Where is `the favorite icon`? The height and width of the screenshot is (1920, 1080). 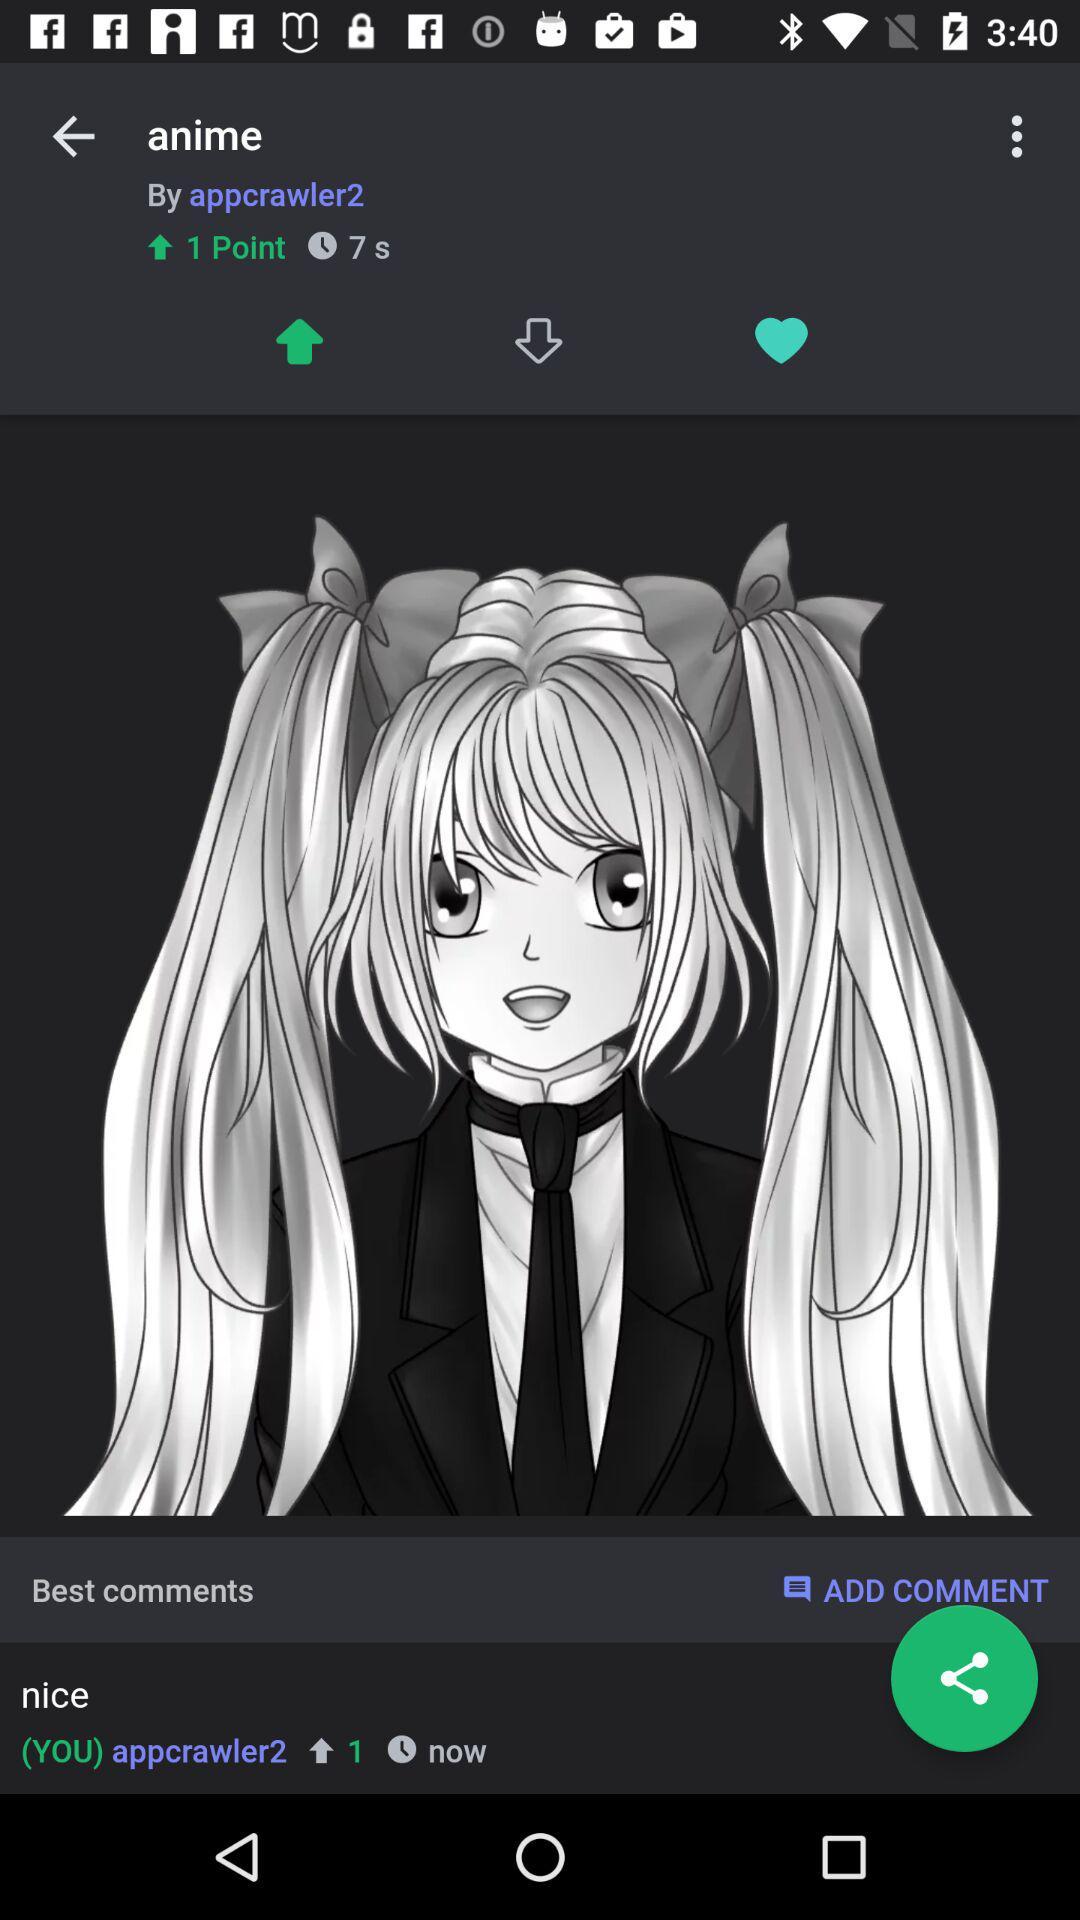
the favorite icon is located at coordinates (780, 341).